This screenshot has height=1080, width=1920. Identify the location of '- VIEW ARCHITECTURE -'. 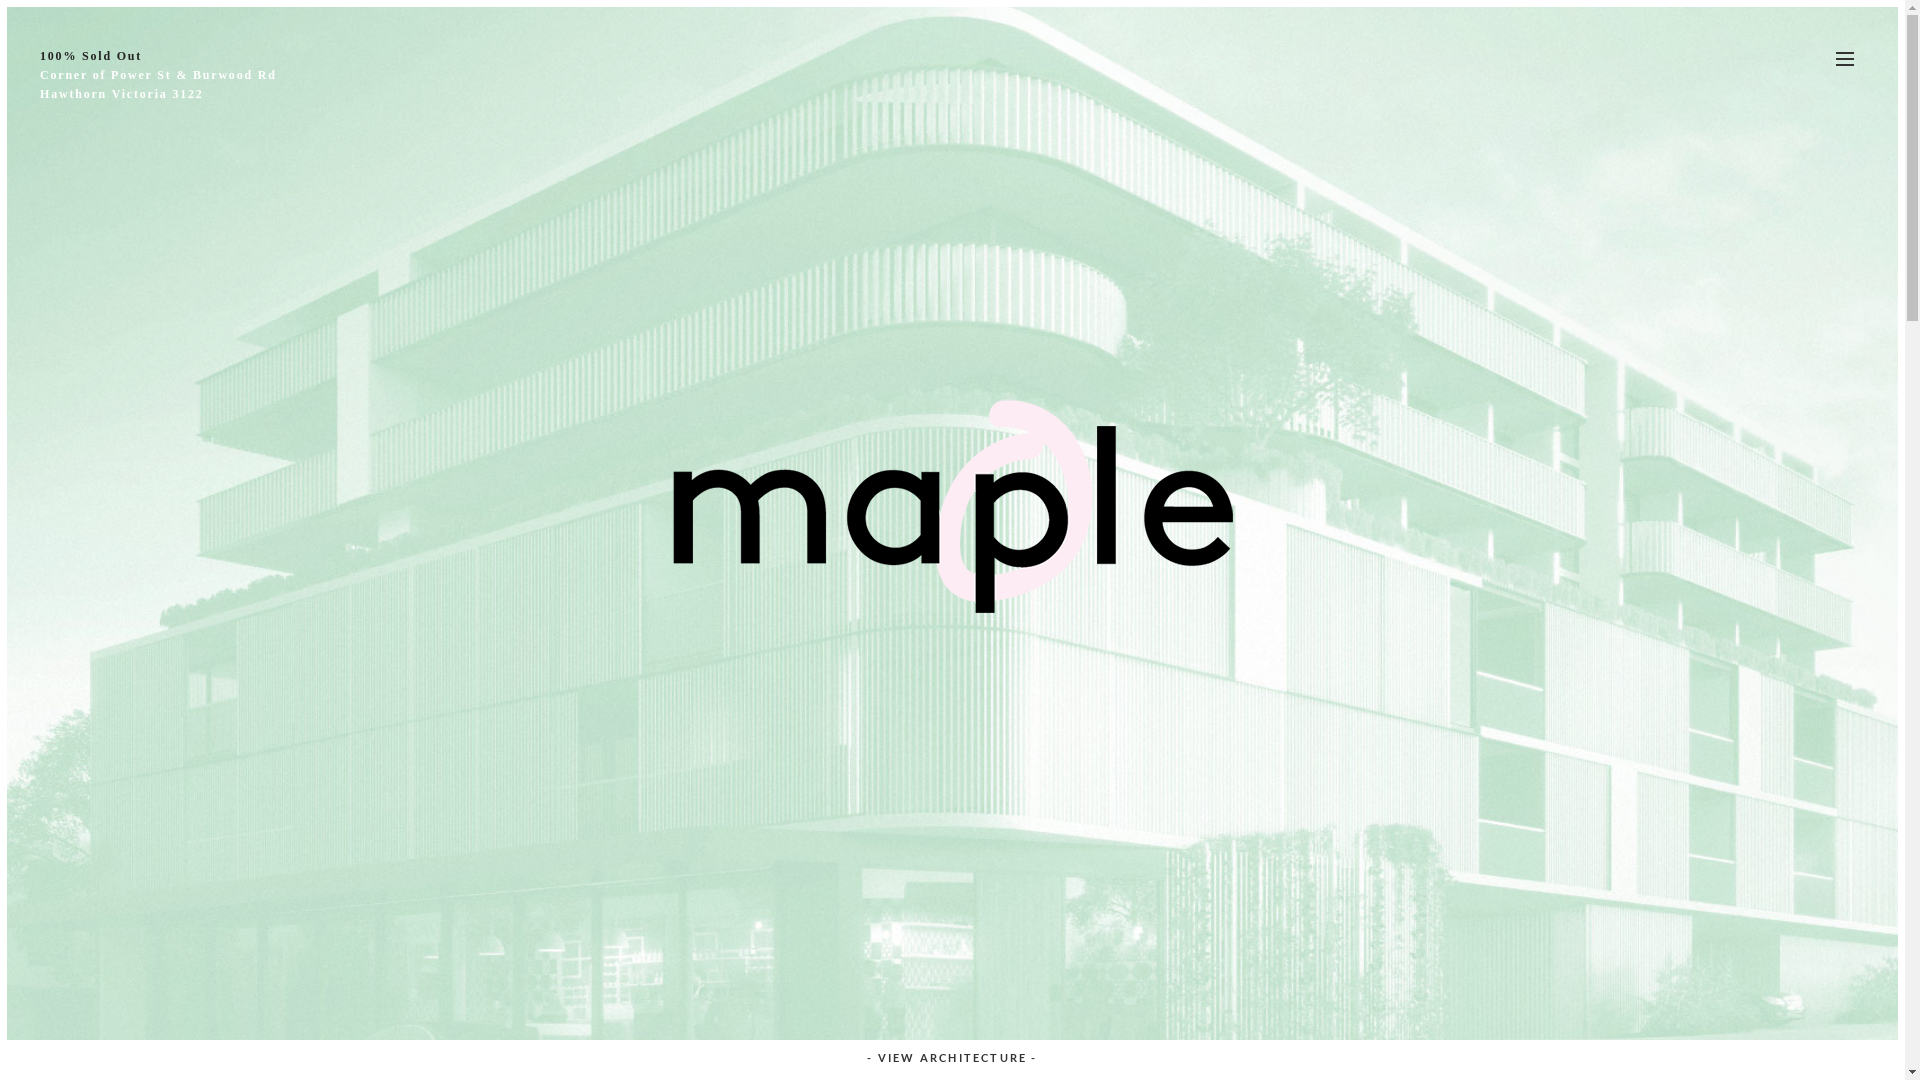
(851, 1056).